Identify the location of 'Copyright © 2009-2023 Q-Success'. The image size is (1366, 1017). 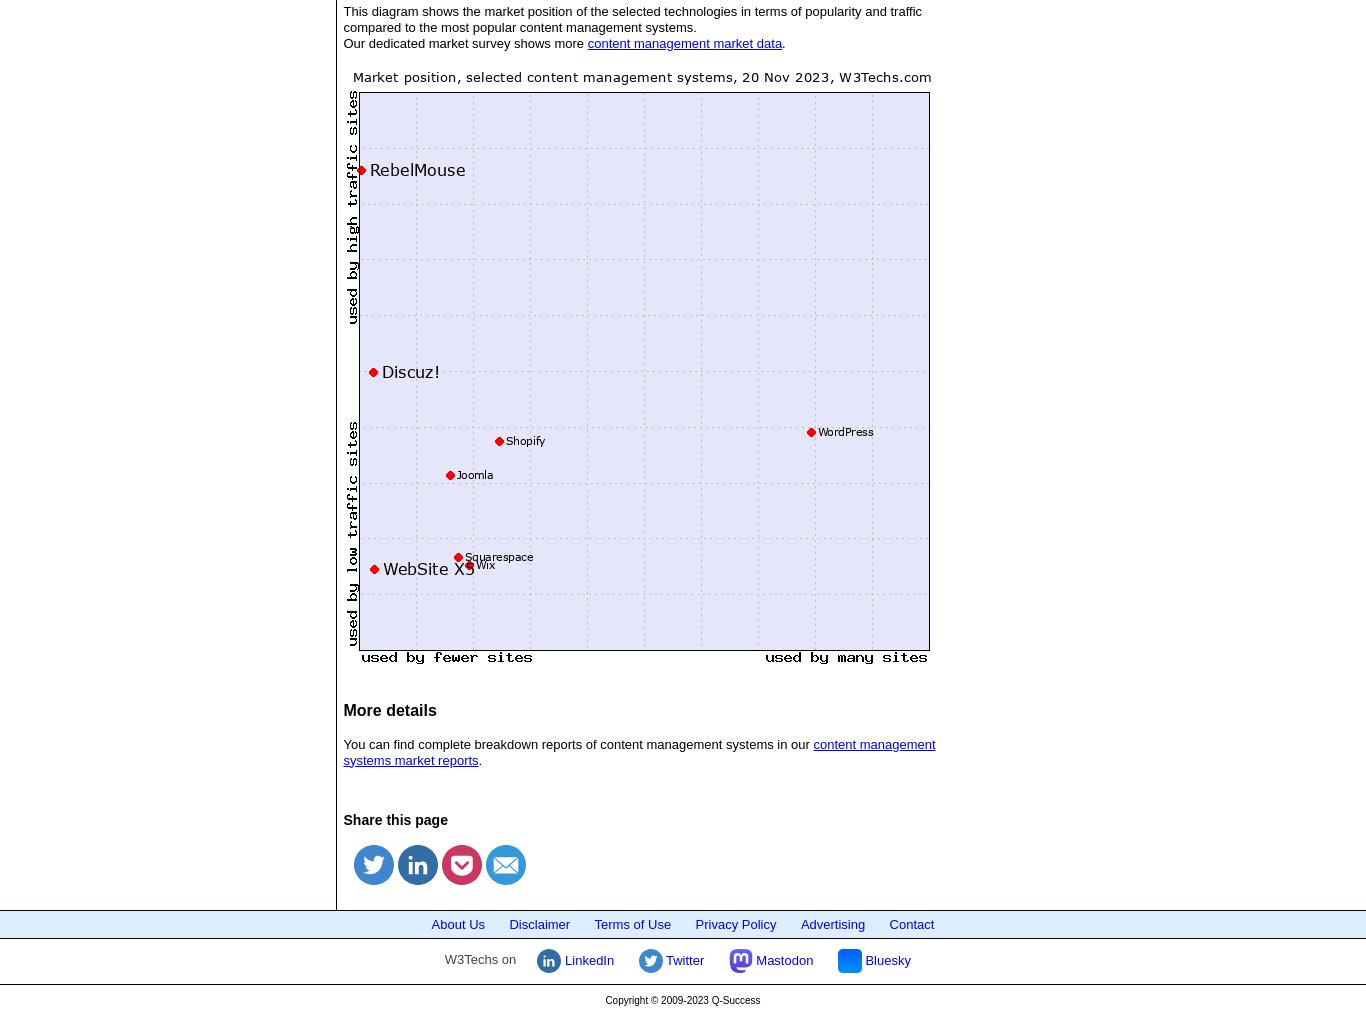
(681, 999).